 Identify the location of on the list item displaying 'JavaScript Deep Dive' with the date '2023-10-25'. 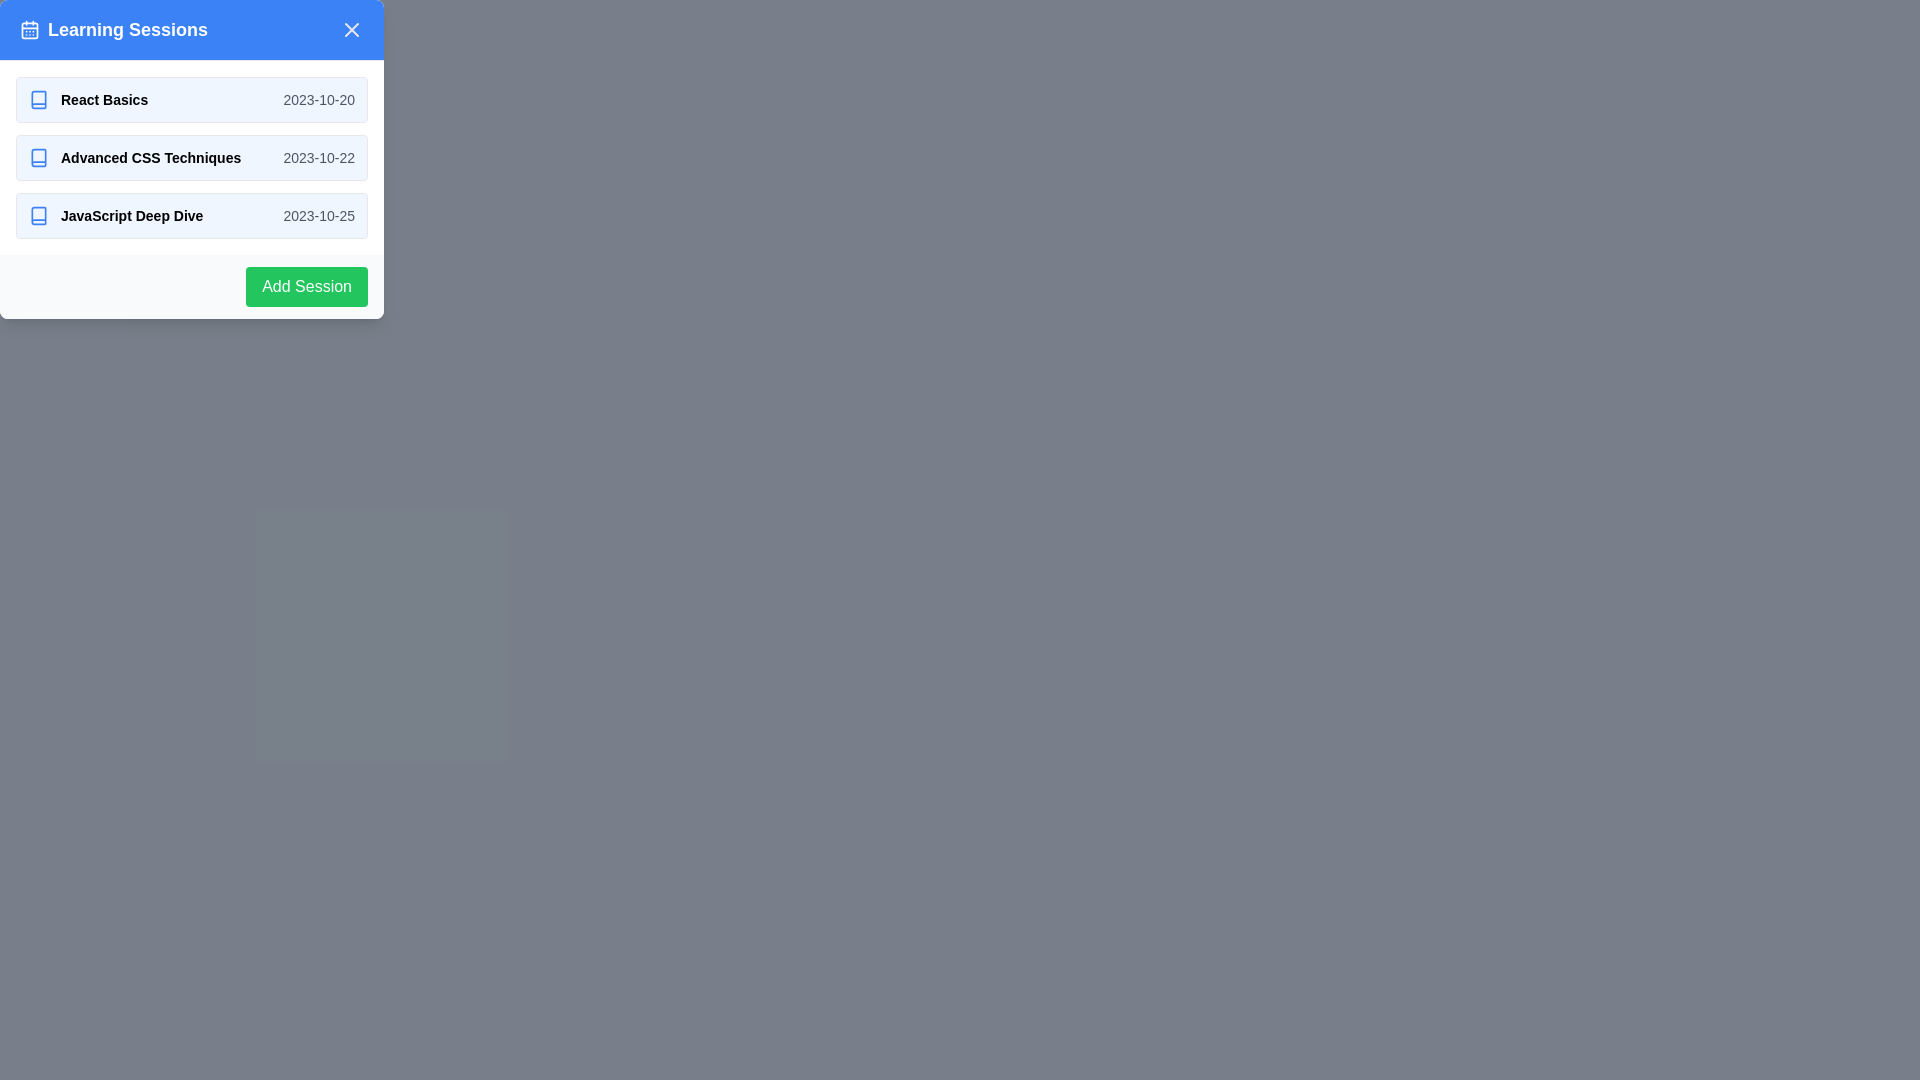
(192, 216).